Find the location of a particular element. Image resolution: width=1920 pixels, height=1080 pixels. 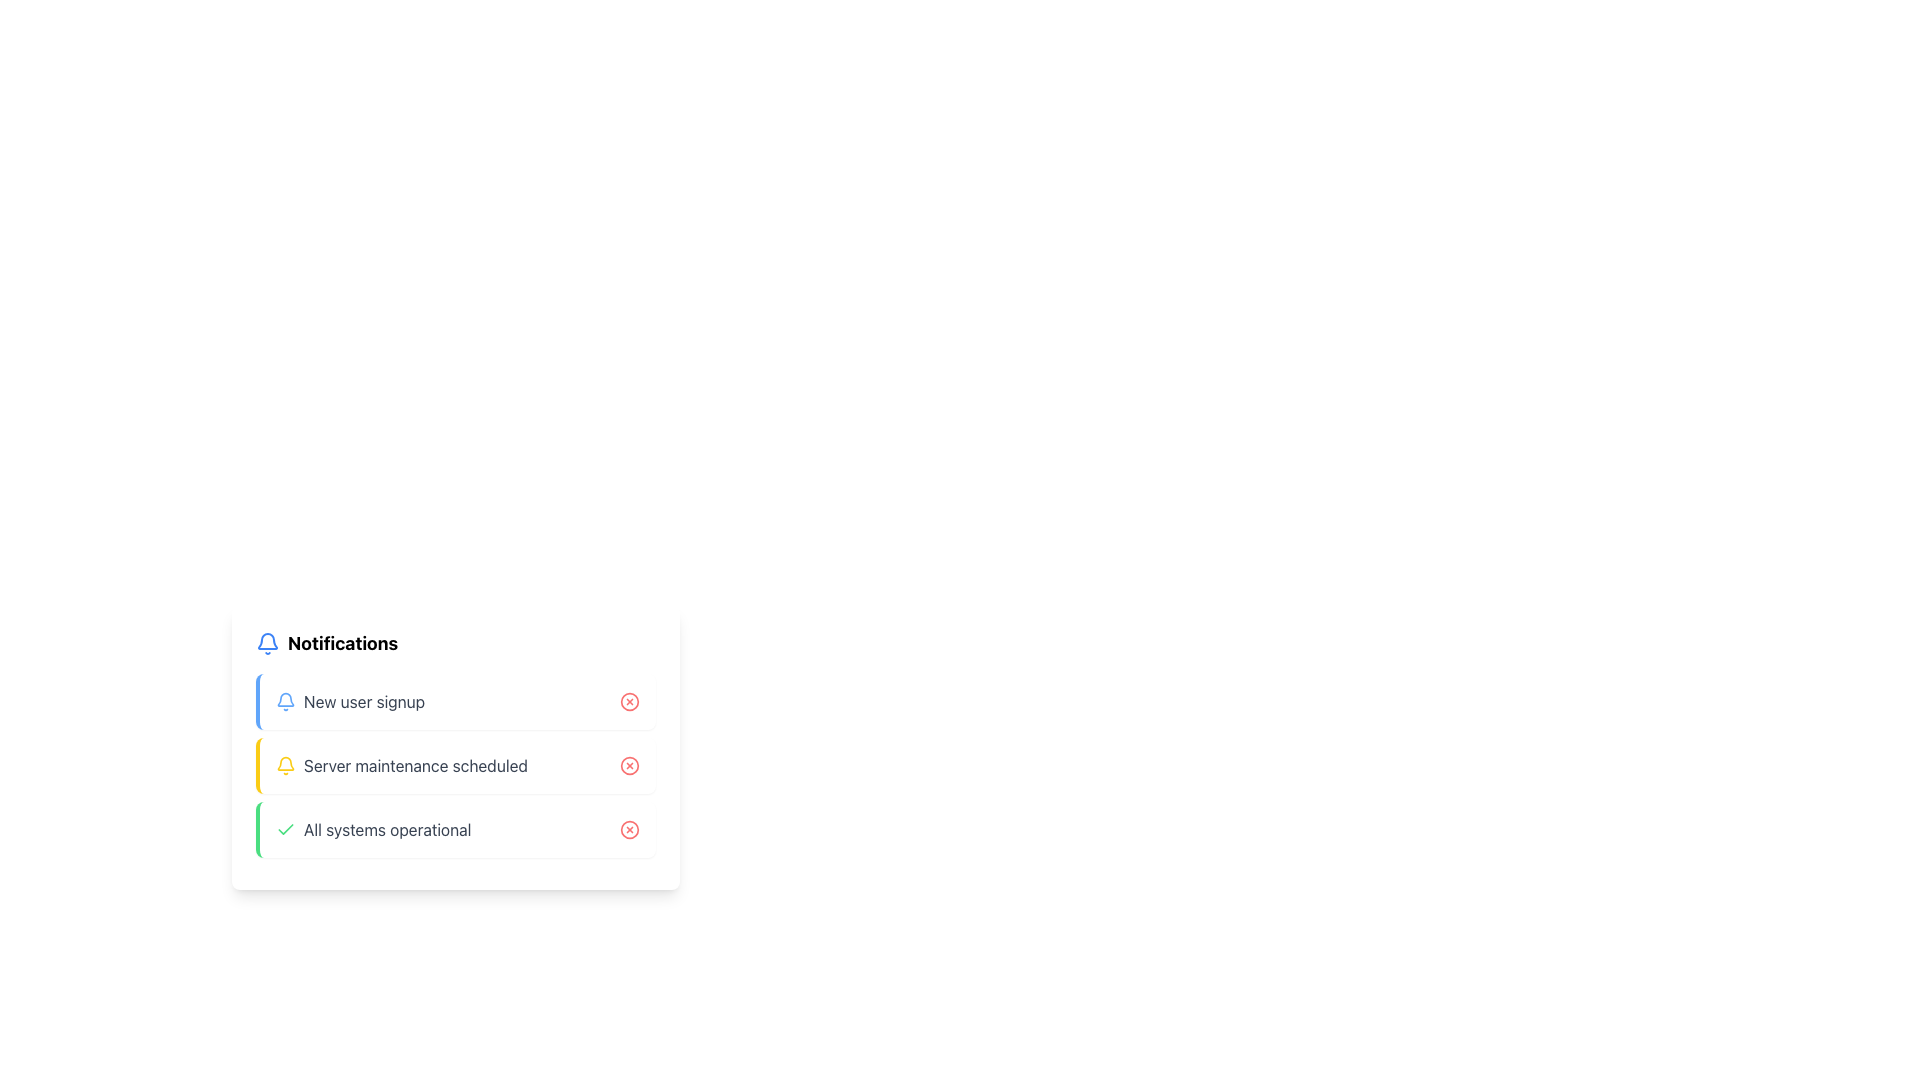

the notification message stating 'Server maintenance scheduled' is located at coordinates (455, 765).